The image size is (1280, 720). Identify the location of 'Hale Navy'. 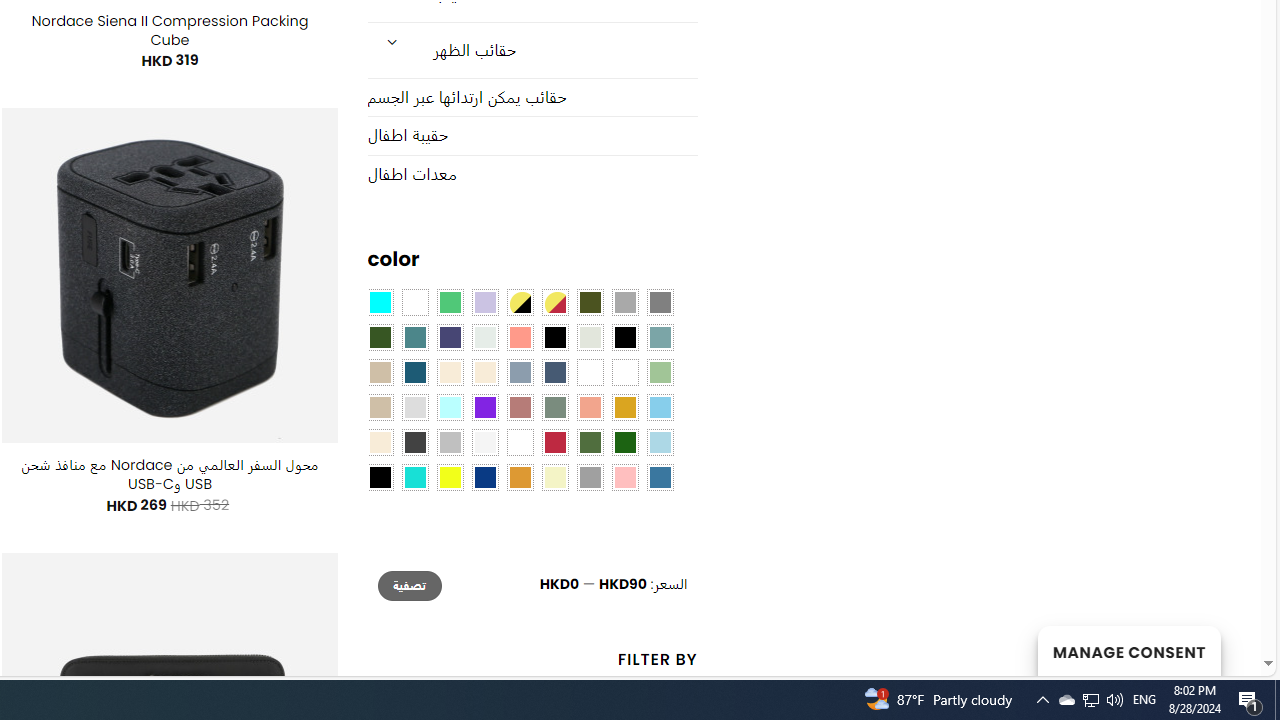
(554, 372).